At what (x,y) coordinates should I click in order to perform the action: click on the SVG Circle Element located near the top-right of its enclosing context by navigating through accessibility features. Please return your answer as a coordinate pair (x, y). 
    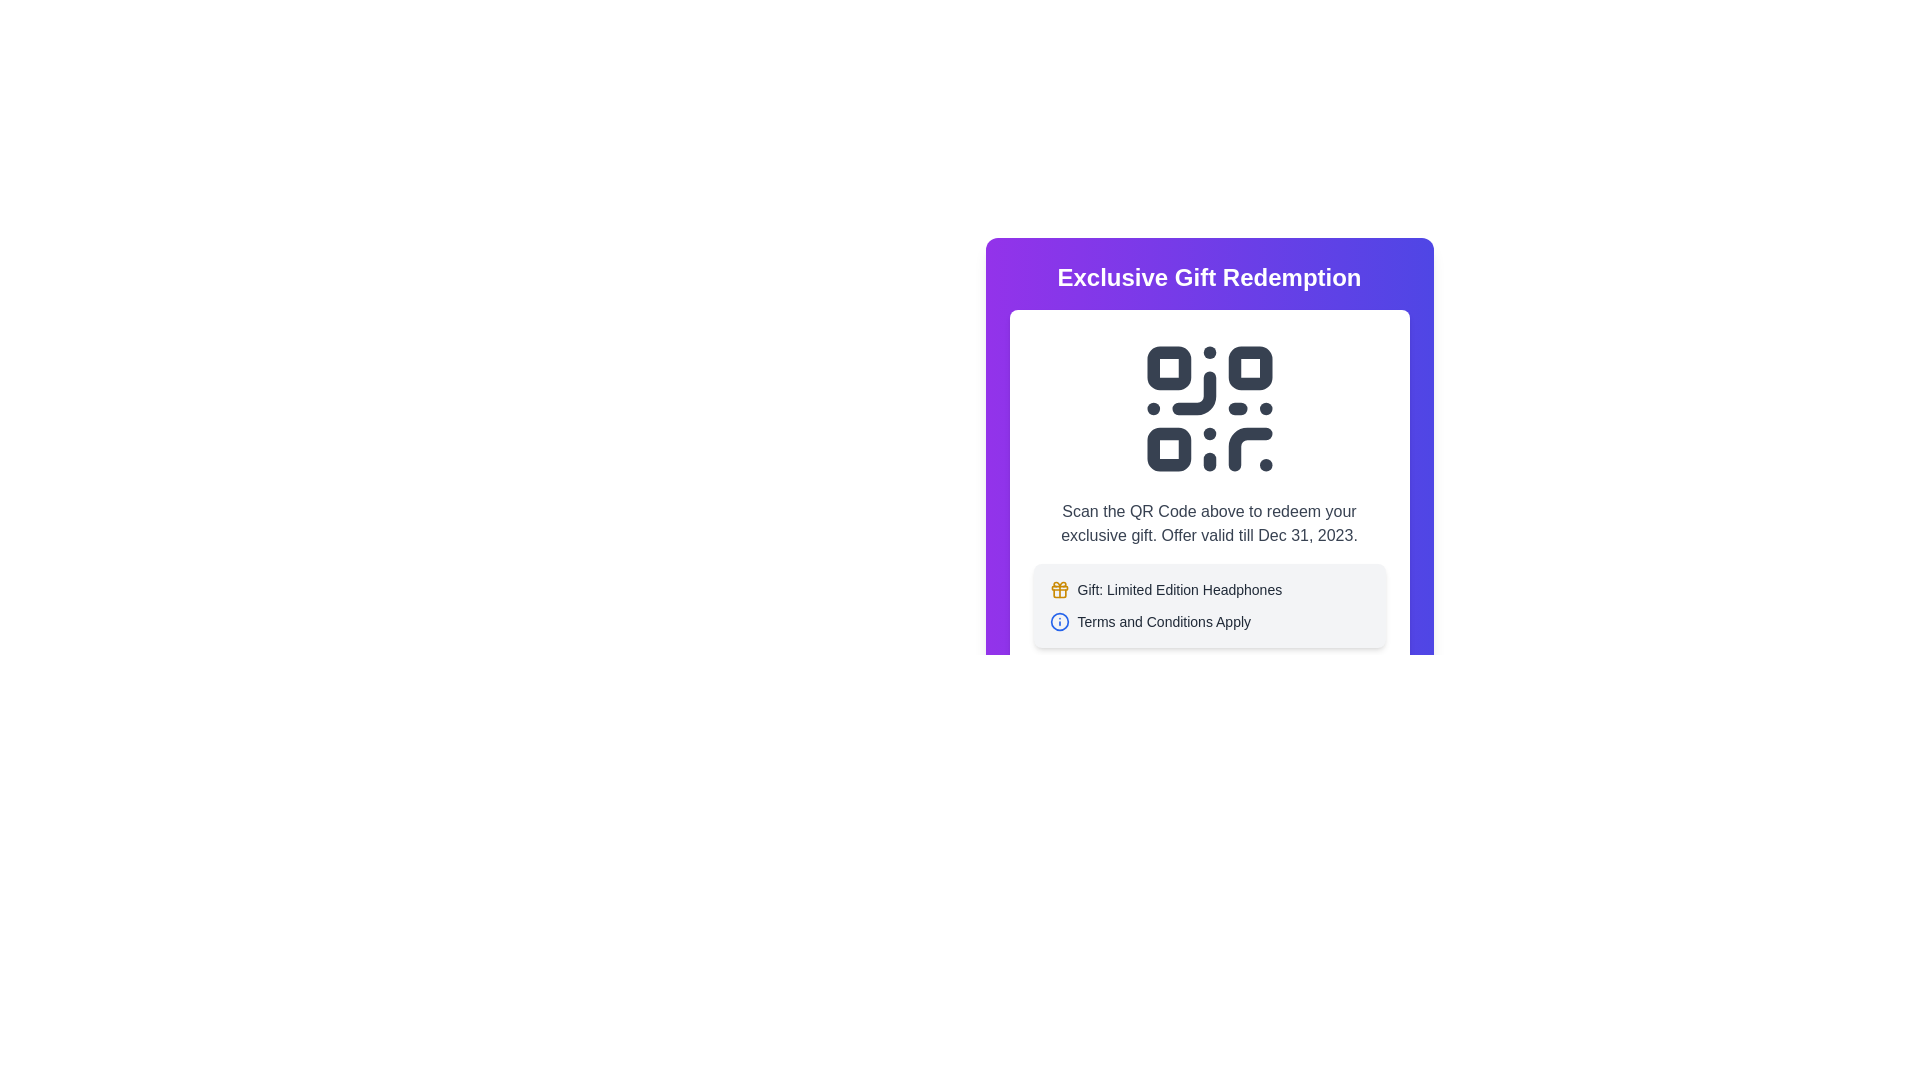
    Looking at the image, I should click on (1058, 620).